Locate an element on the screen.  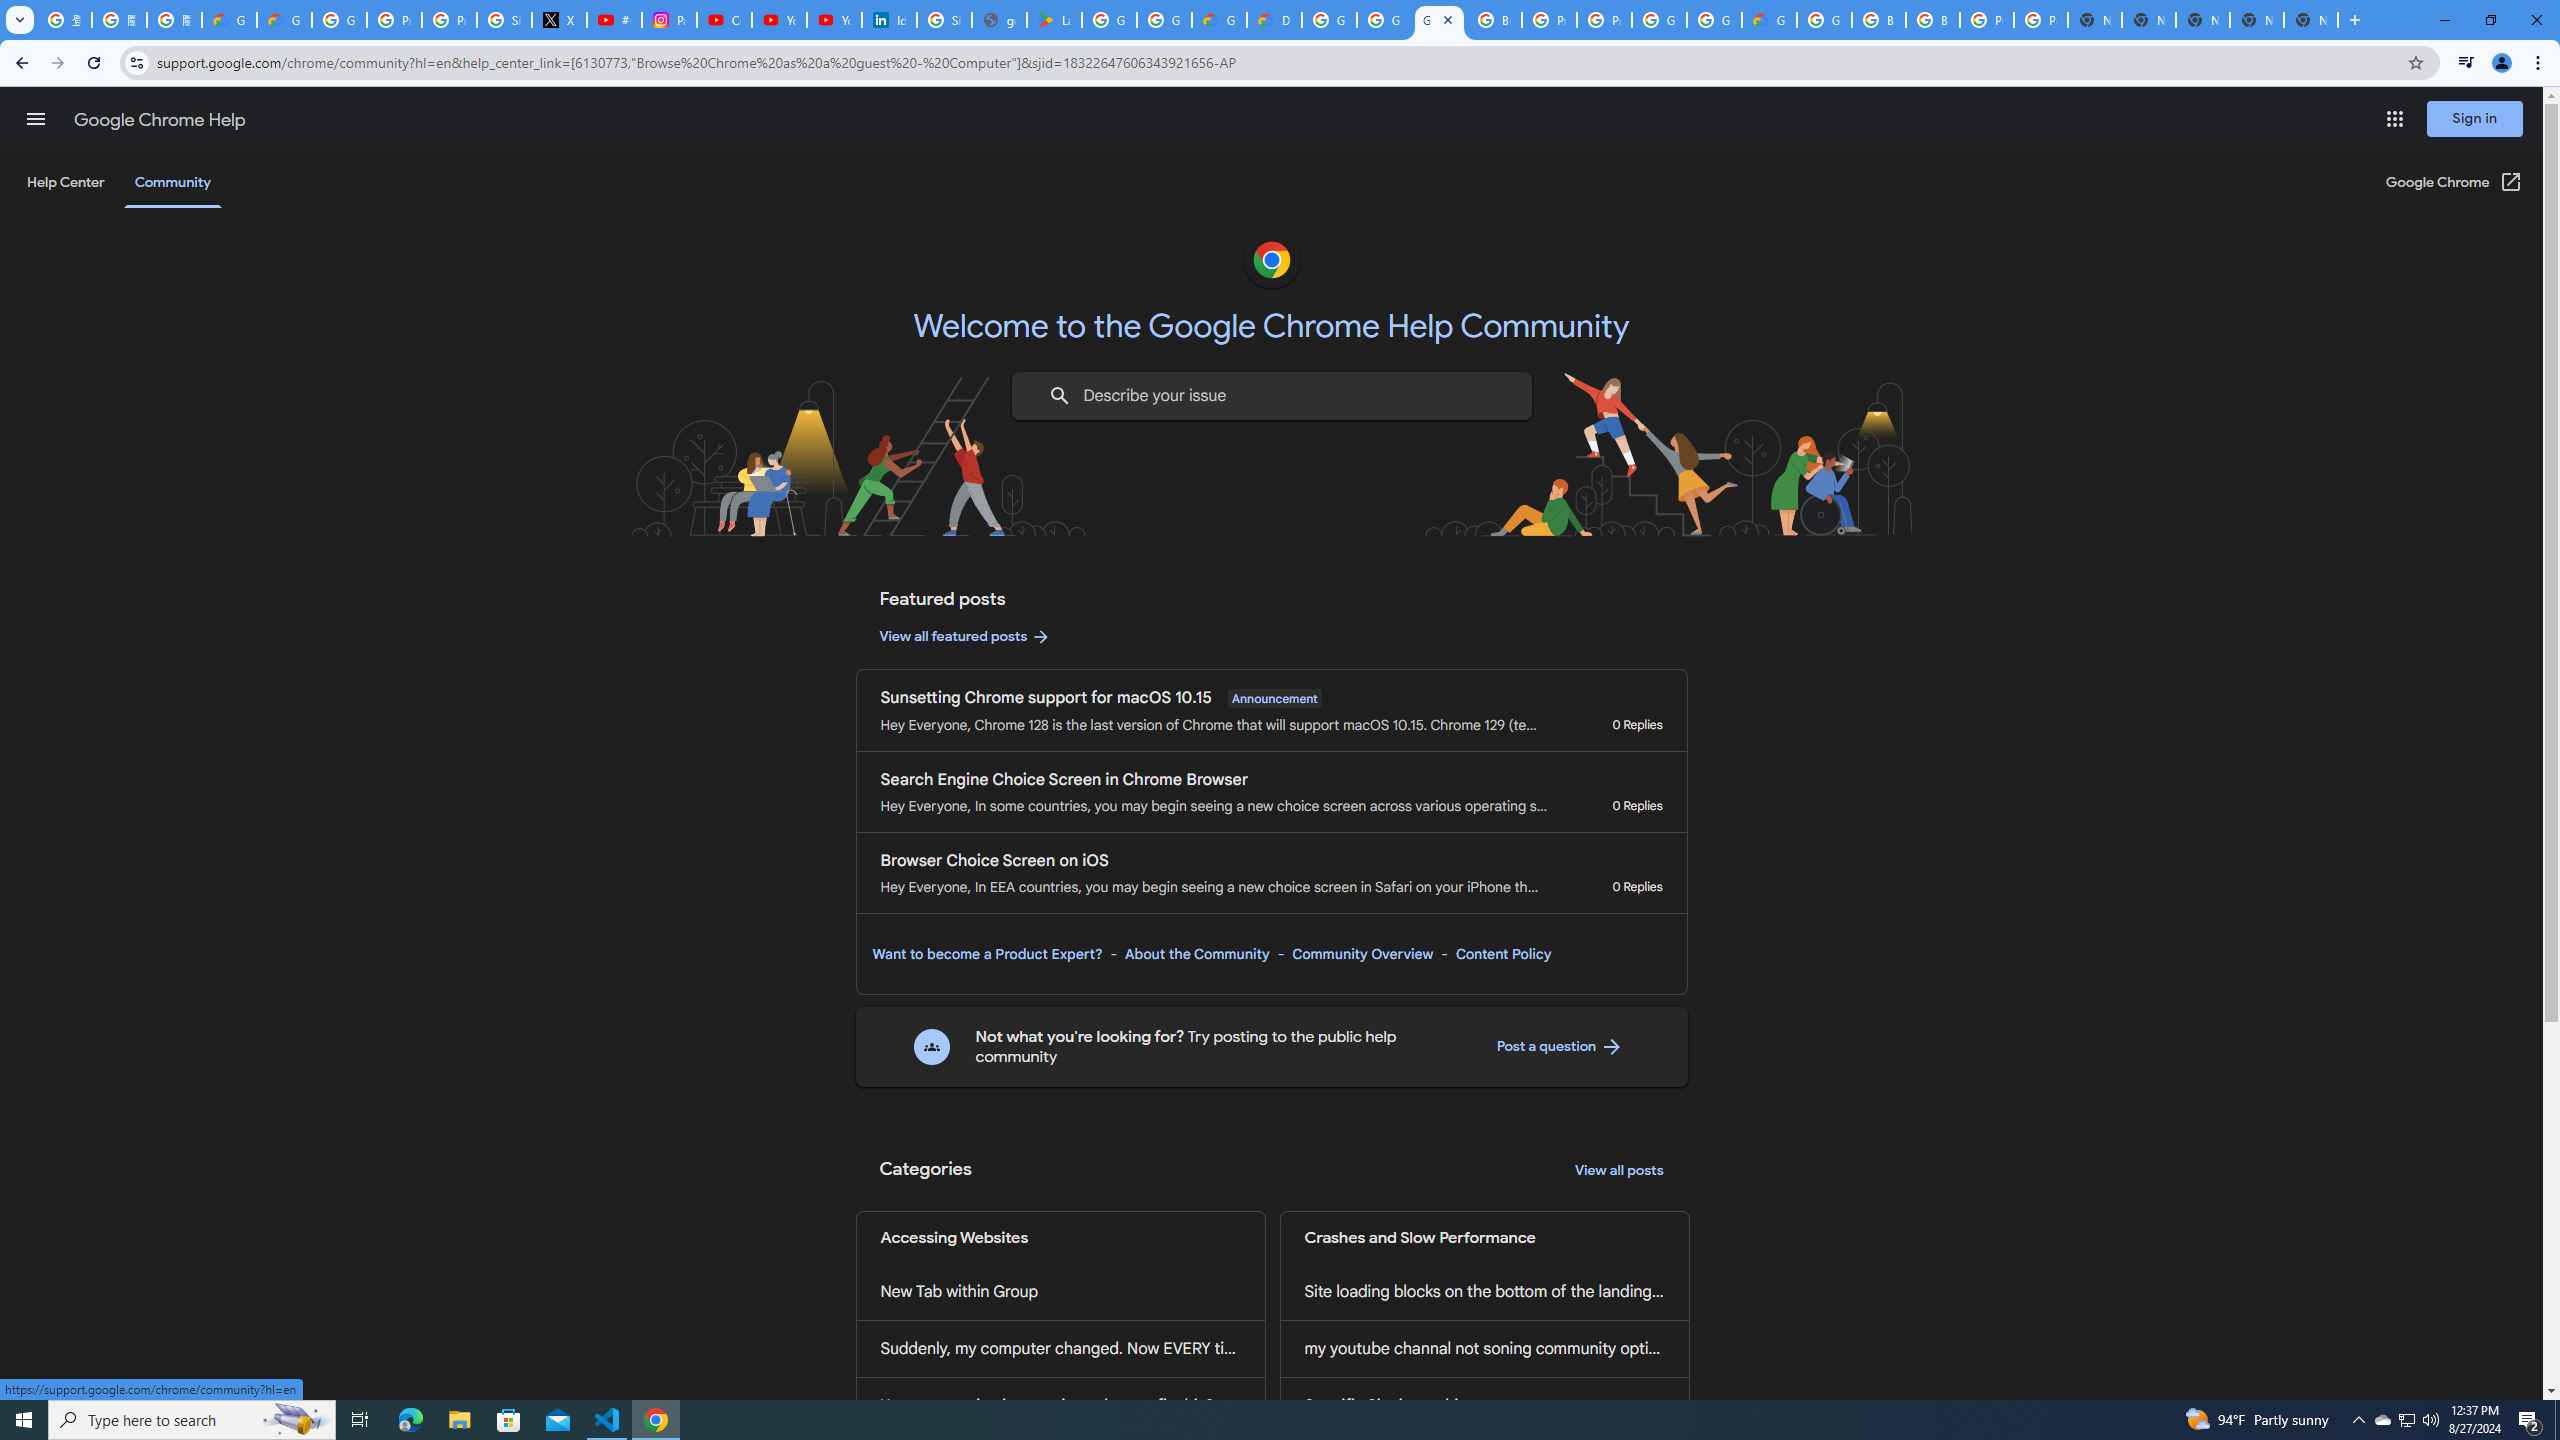
'Search' is located at coordinates (1057, 395).